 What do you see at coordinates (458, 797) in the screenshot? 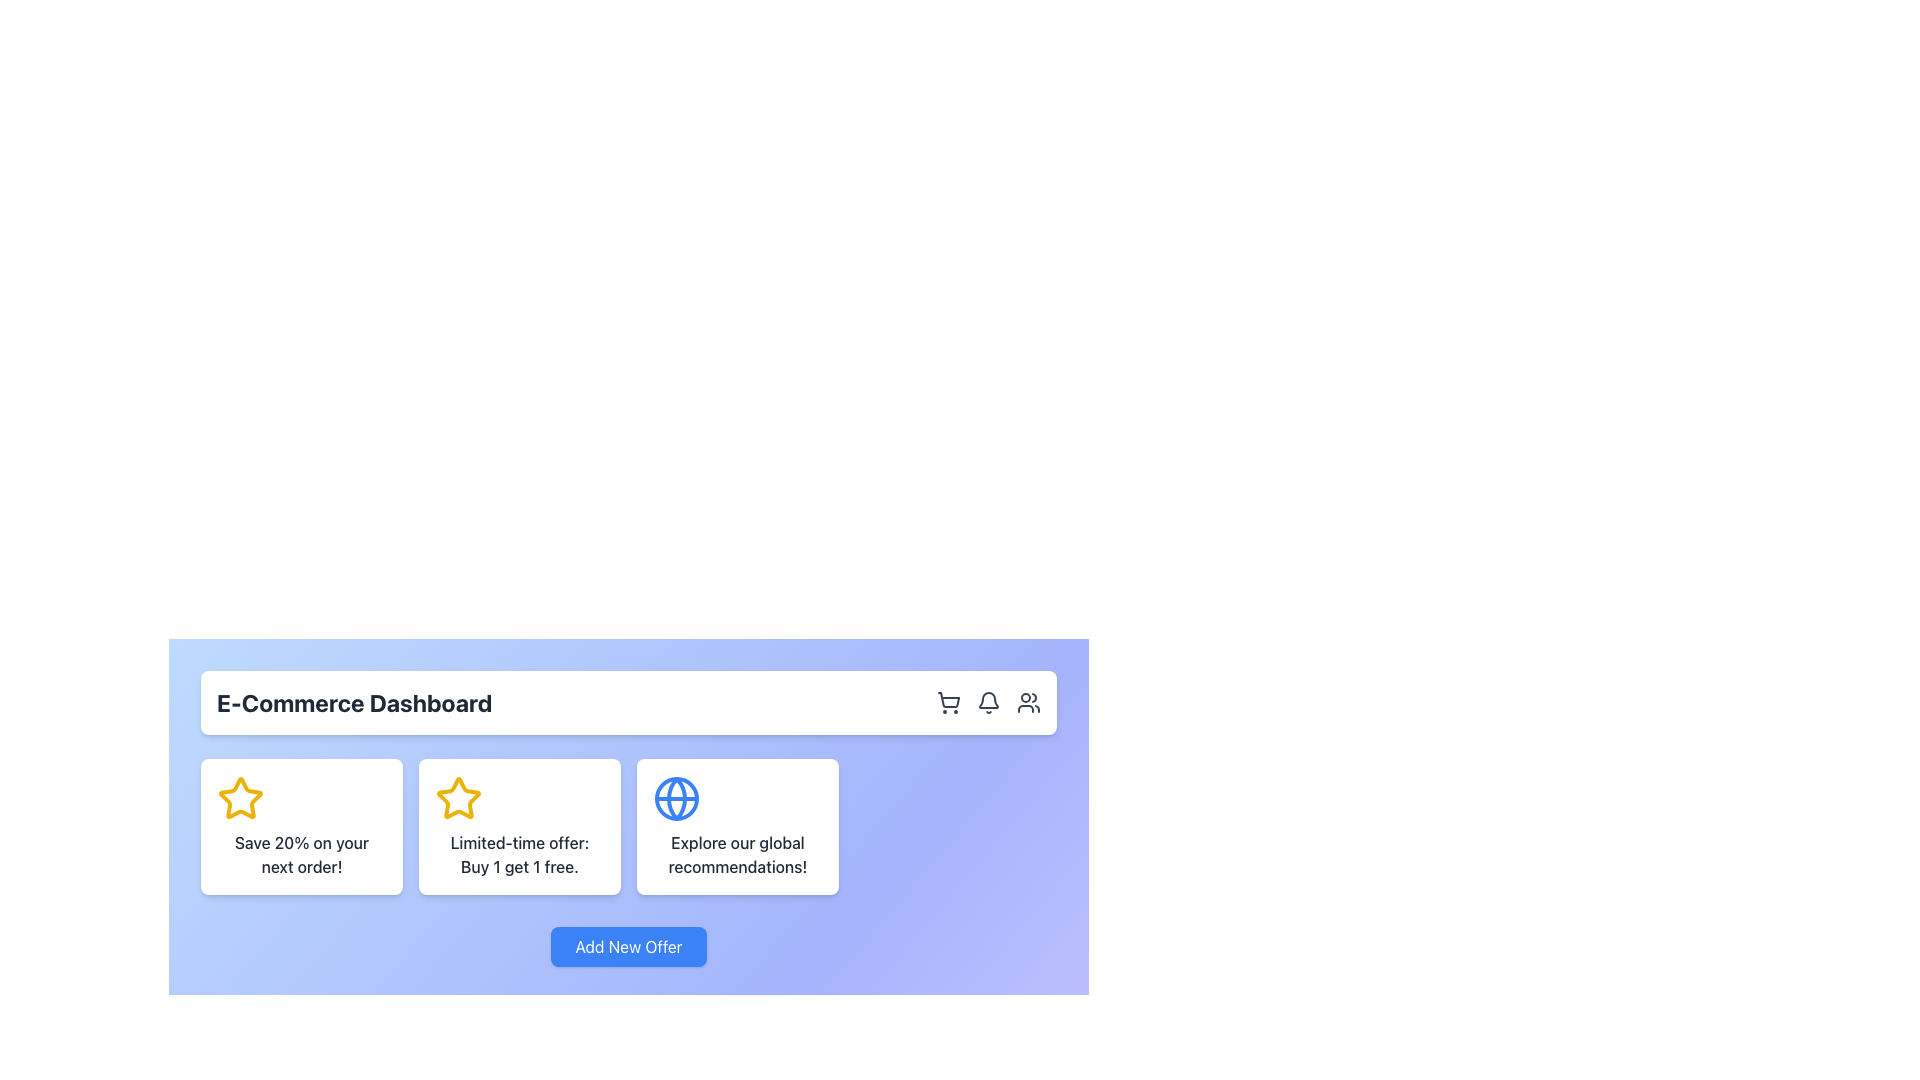
I see `the star-shaped icon with a golden yellow outline located in the second card labeled 'Limited-time offer: Buy 1 get 1 free' on the E-Commerce Dashboard` at bounding box center [458, 797].